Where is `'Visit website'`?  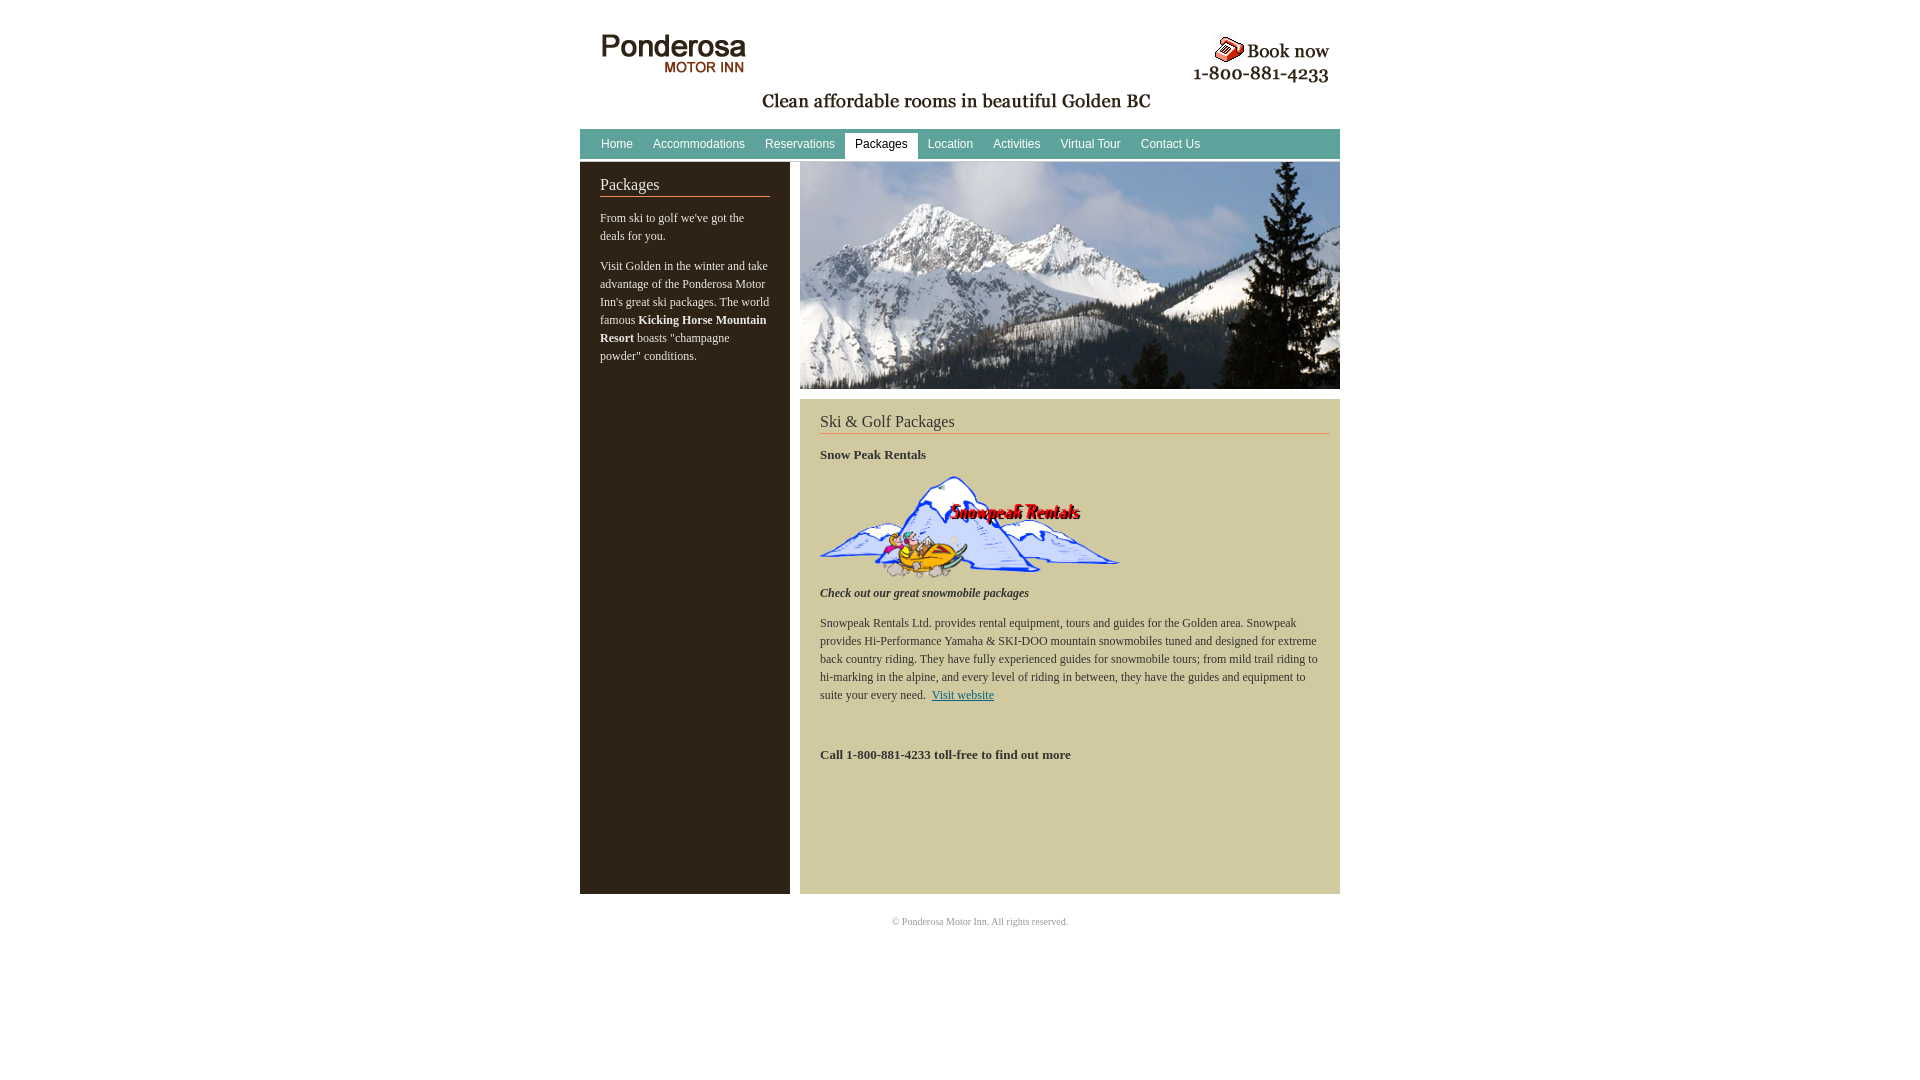 'Visit website' is located at coordinates (963, 693).